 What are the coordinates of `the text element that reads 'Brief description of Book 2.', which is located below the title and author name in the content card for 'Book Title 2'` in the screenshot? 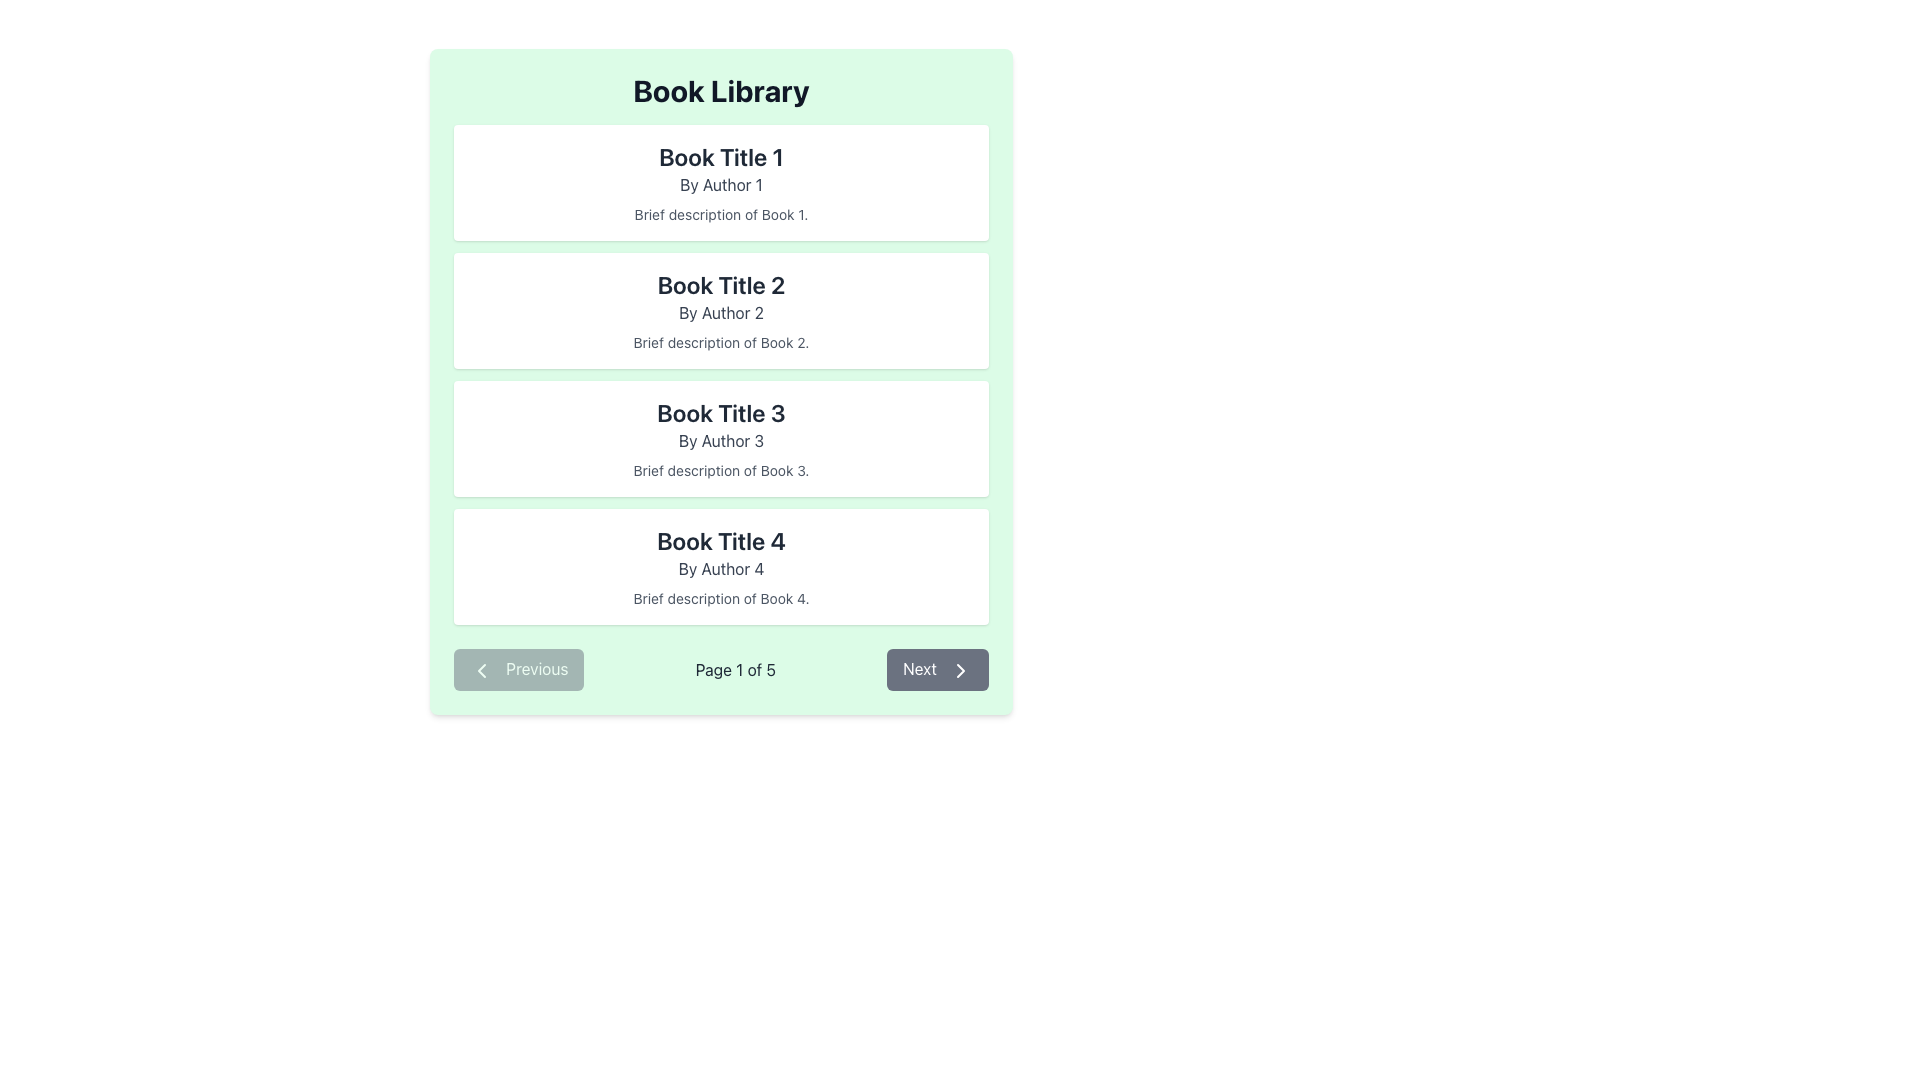 It's located at (720, 342).